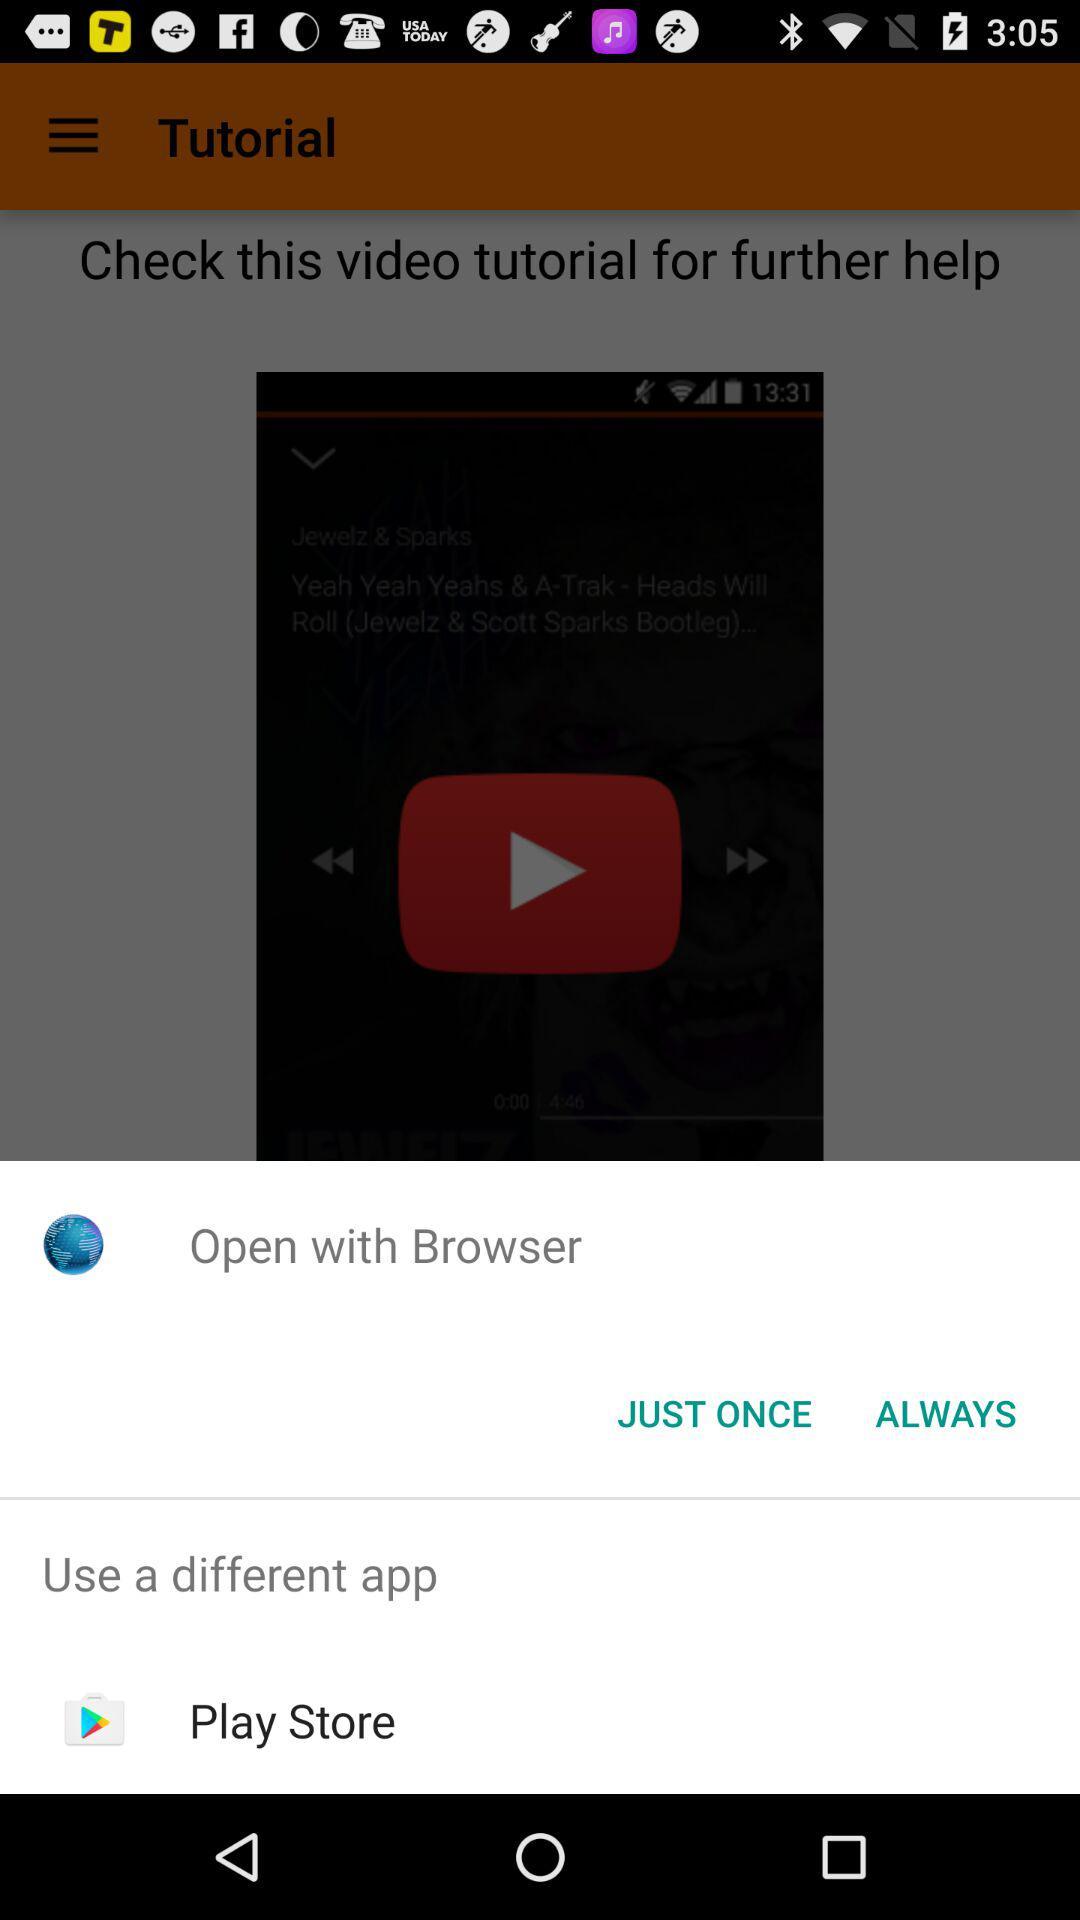  I want to click on use a different icon, so click(540, 1572).